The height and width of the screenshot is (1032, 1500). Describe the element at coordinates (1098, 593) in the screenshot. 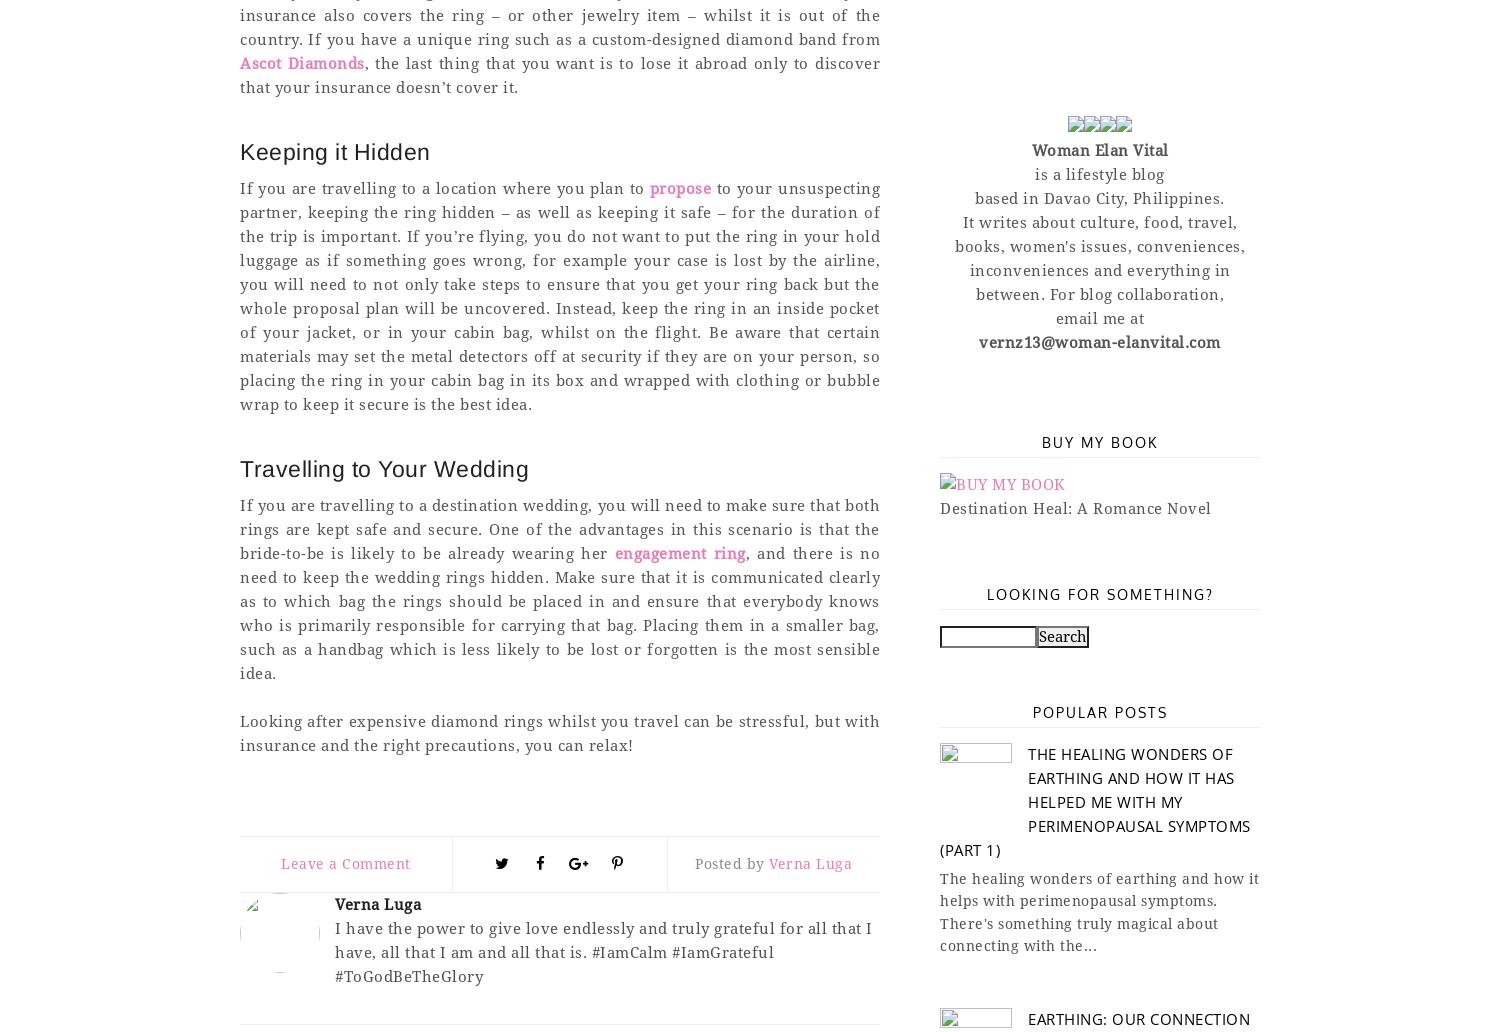

I see `'Looking for something?'` at that location.